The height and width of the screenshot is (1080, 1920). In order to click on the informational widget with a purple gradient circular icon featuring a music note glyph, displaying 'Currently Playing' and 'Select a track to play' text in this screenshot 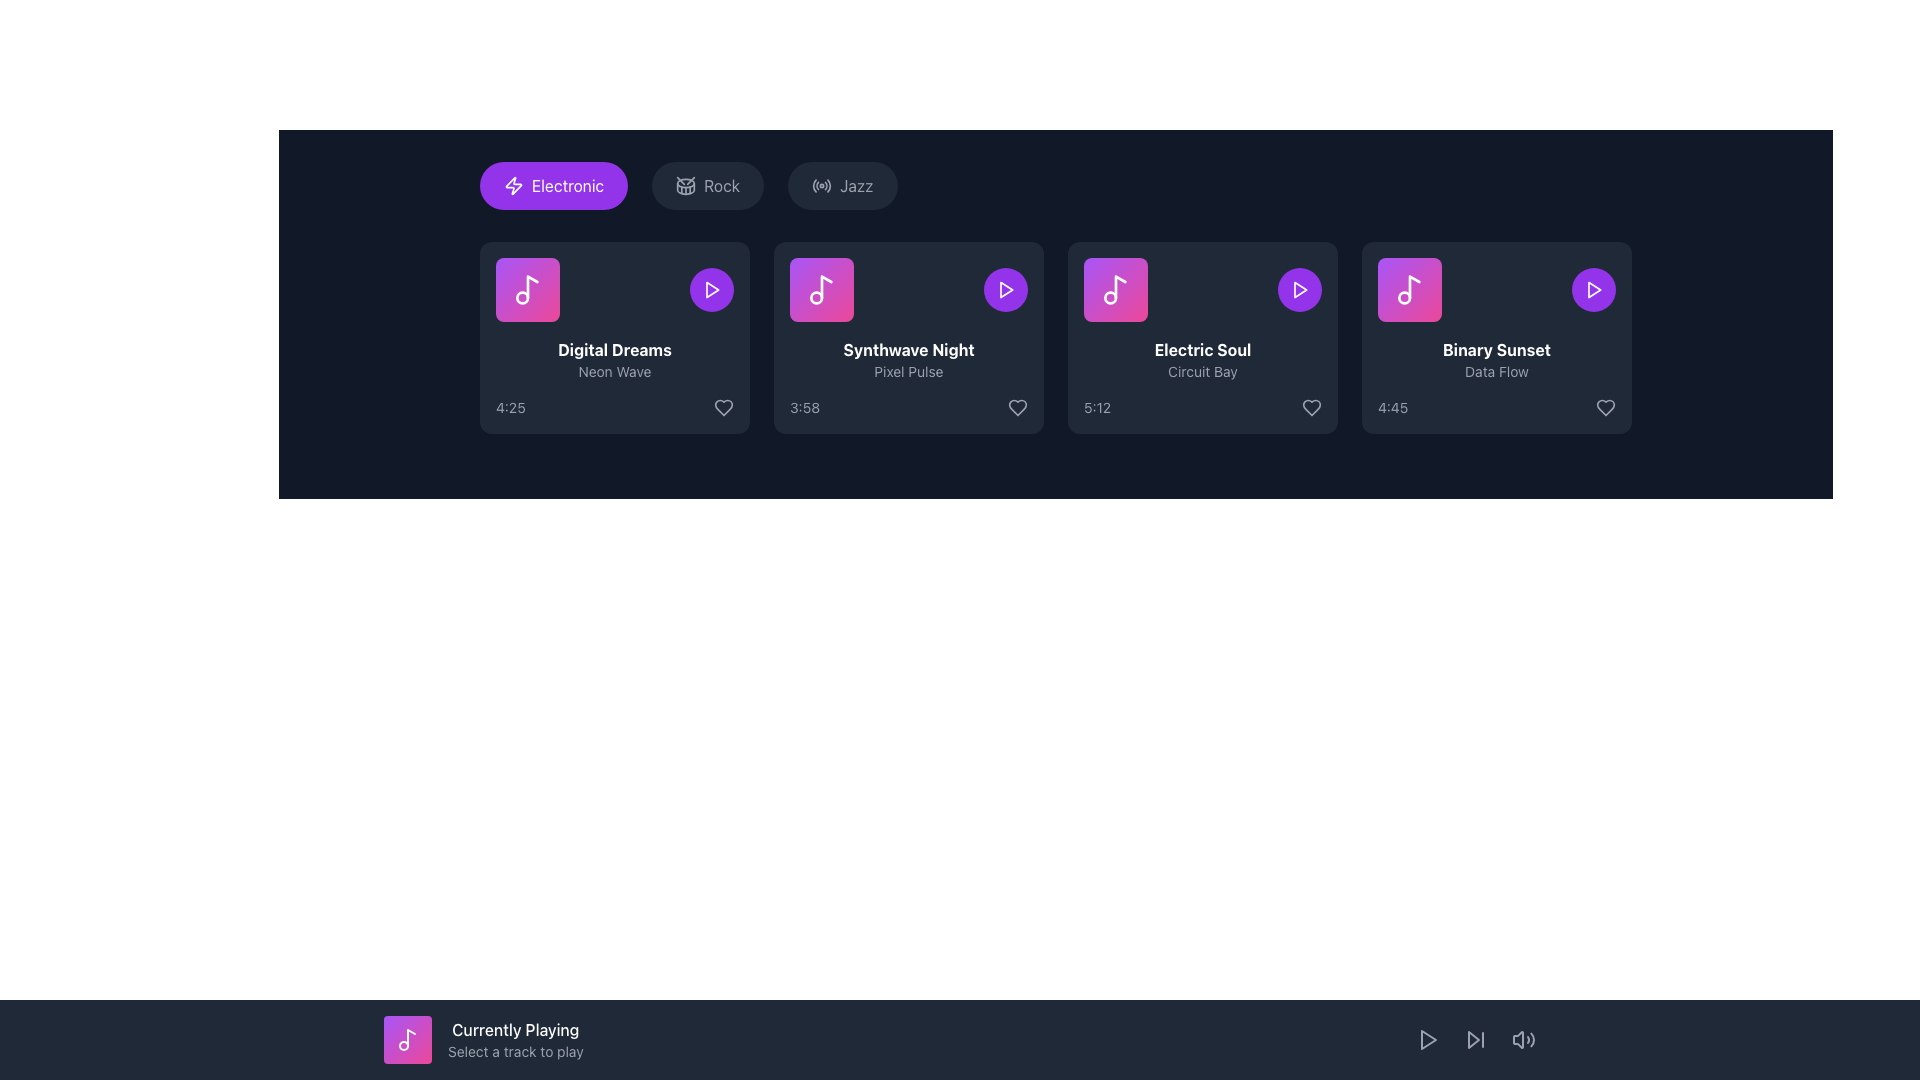, I will do `click(483, 1039)`.